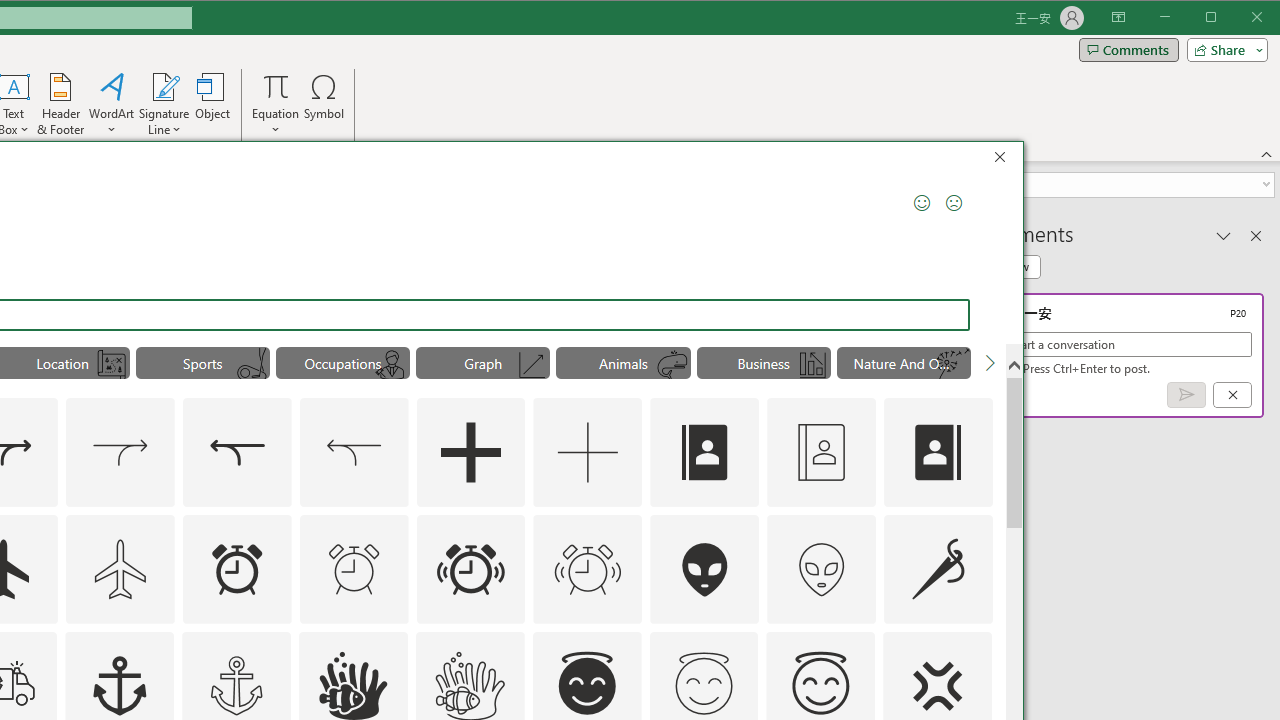  What do you see at coordinates (622, 362) in the screenshot?
I see `'"Animals" Icons.'` at bounding box center [622, 362].